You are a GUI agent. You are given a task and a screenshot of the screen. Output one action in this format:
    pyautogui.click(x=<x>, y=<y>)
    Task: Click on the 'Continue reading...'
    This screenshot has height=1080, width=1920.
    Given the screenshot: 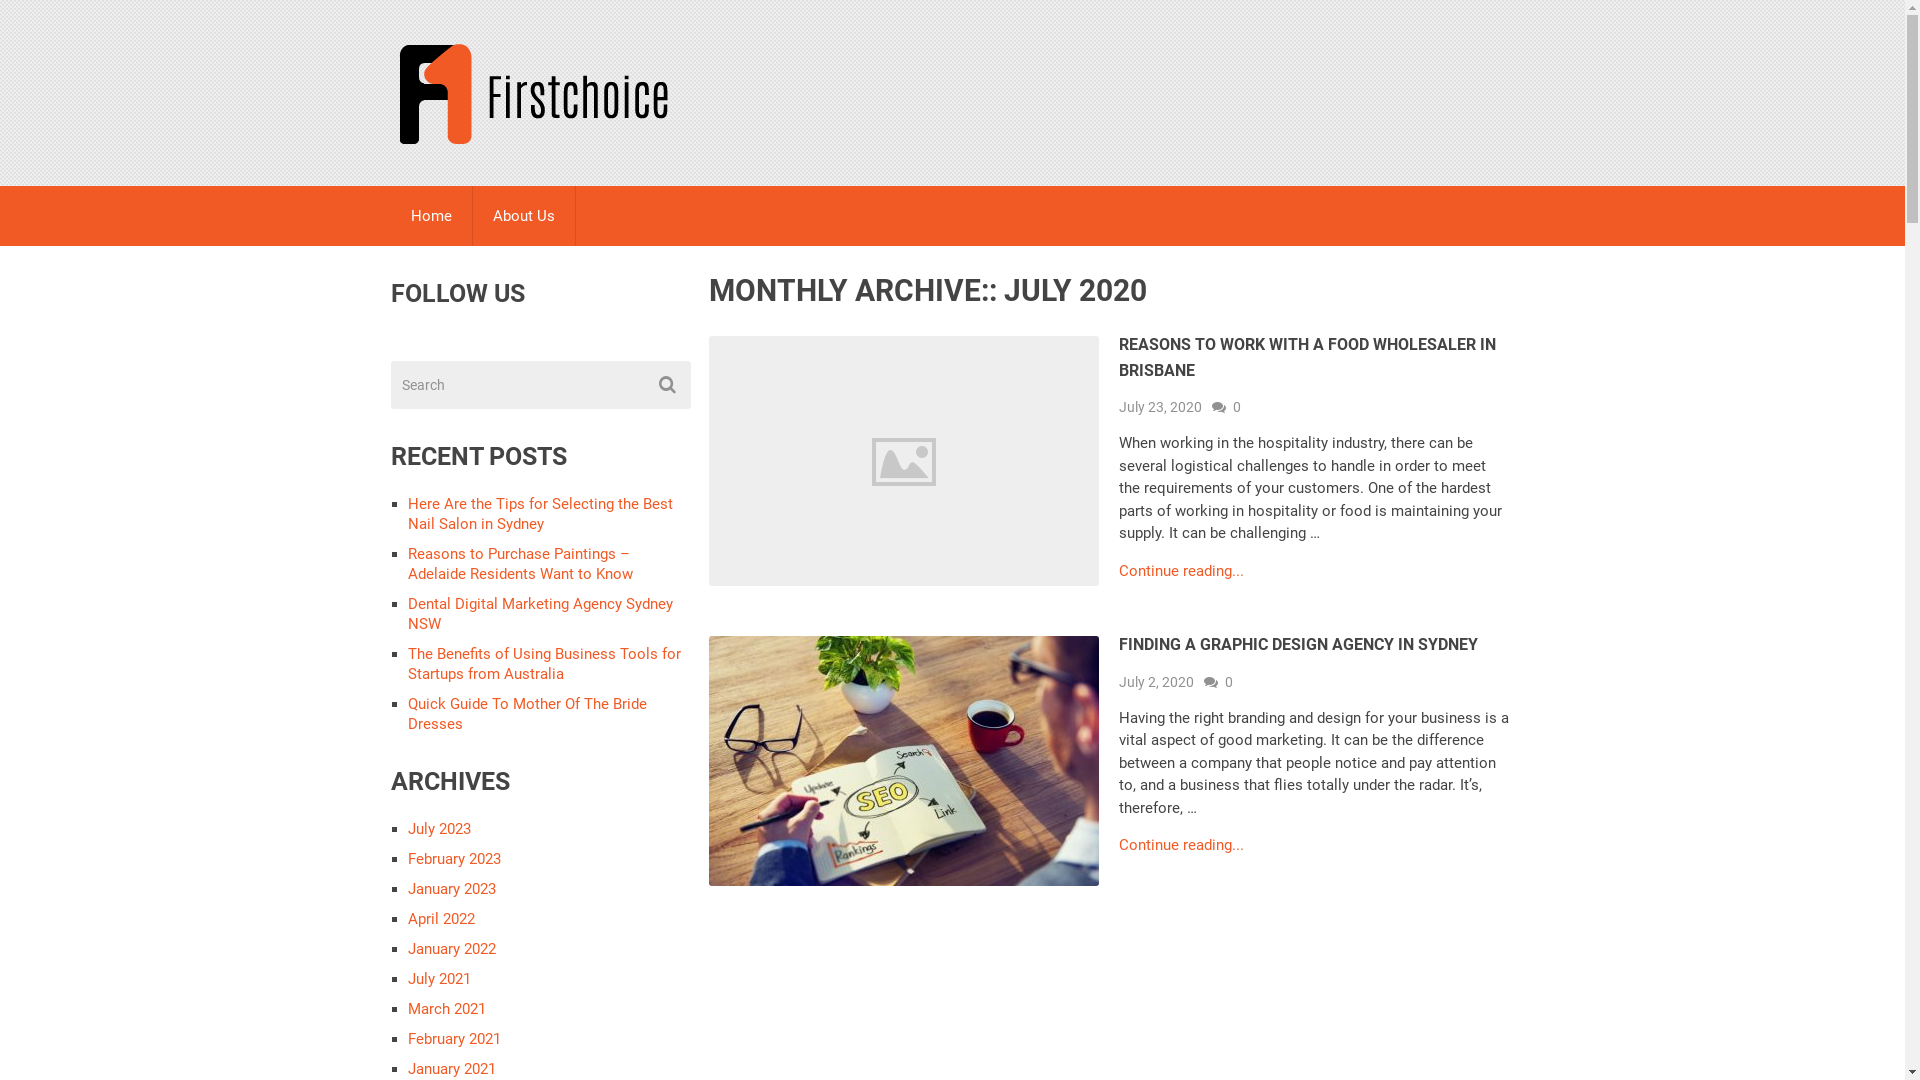 What is the action you would take?
    pyautogui.click(x=1181, y=571)
    